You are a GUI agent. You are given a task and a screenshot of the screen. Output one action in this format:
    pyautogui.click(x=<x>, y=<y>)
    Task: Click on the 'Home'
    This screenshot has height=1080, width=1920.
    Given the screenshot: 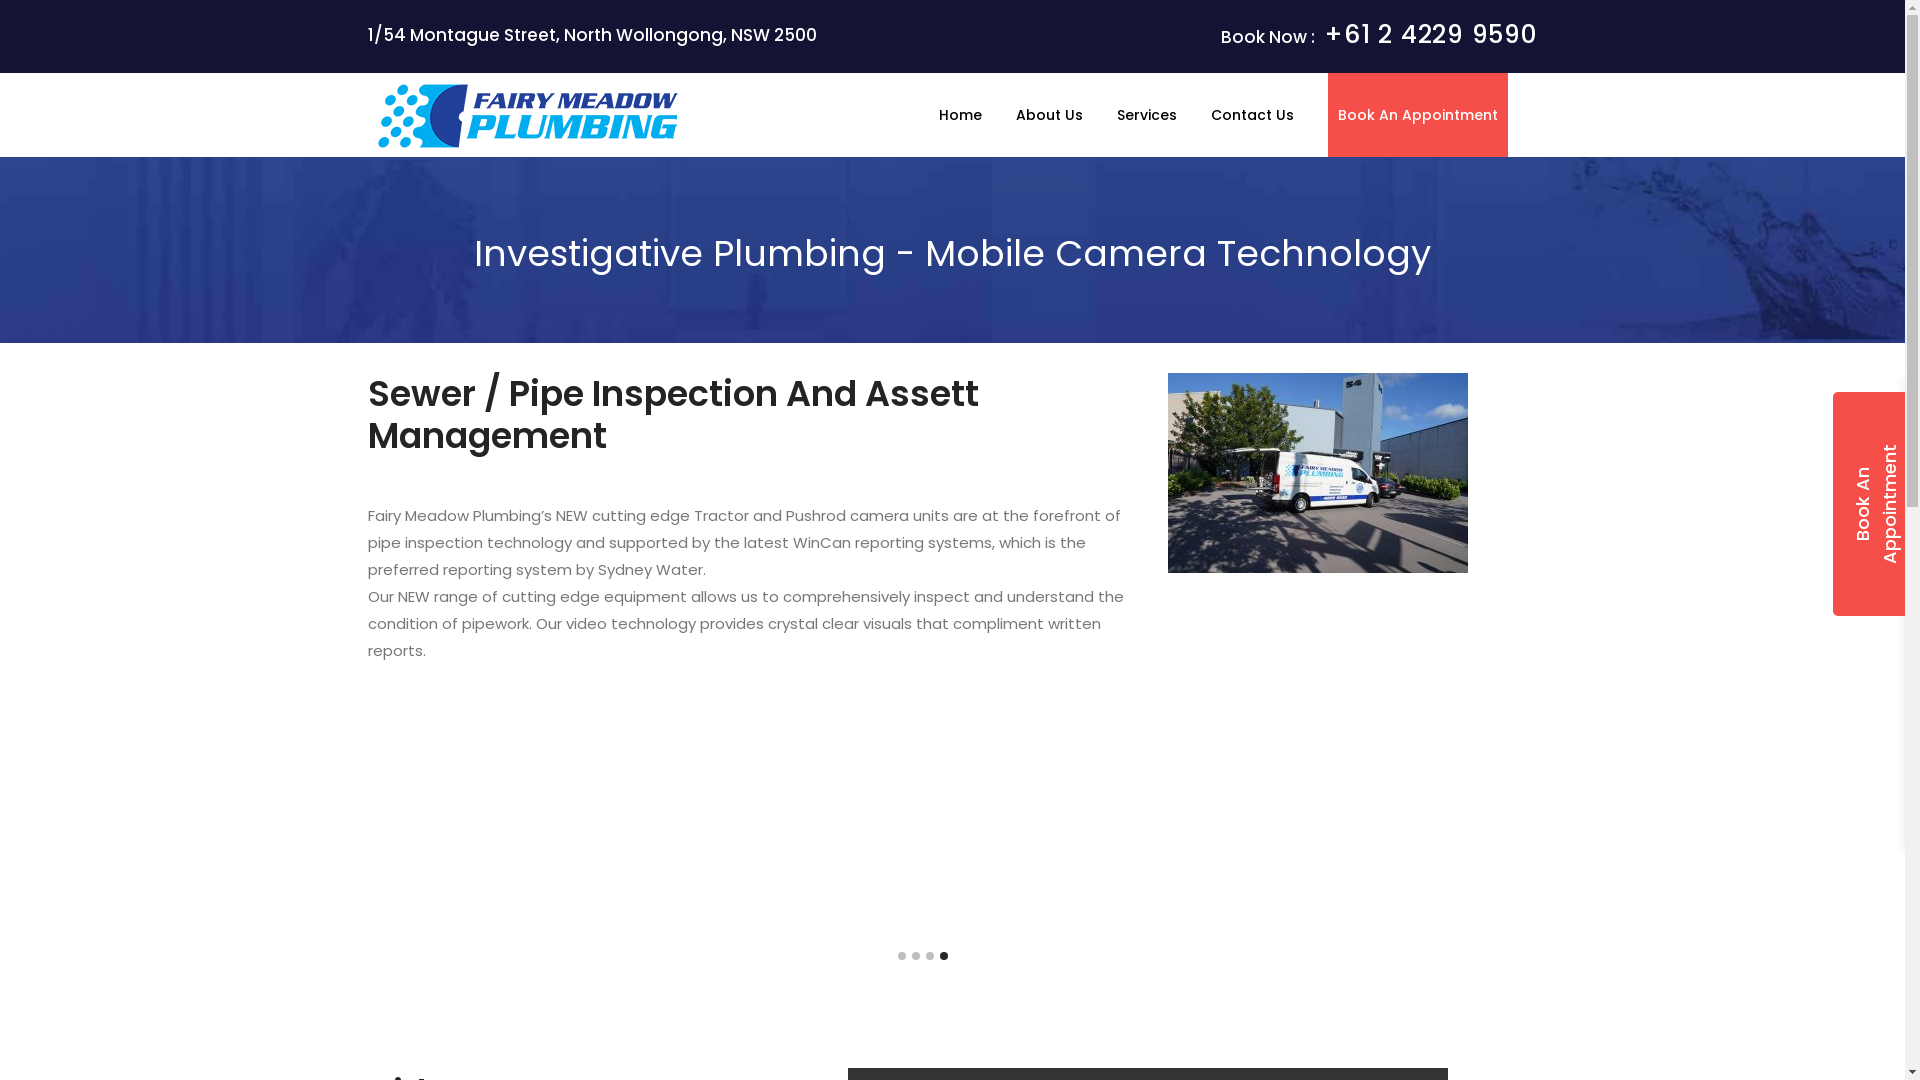 What is the action you would take?
    pyautogui.click(x=958, y=115)
    